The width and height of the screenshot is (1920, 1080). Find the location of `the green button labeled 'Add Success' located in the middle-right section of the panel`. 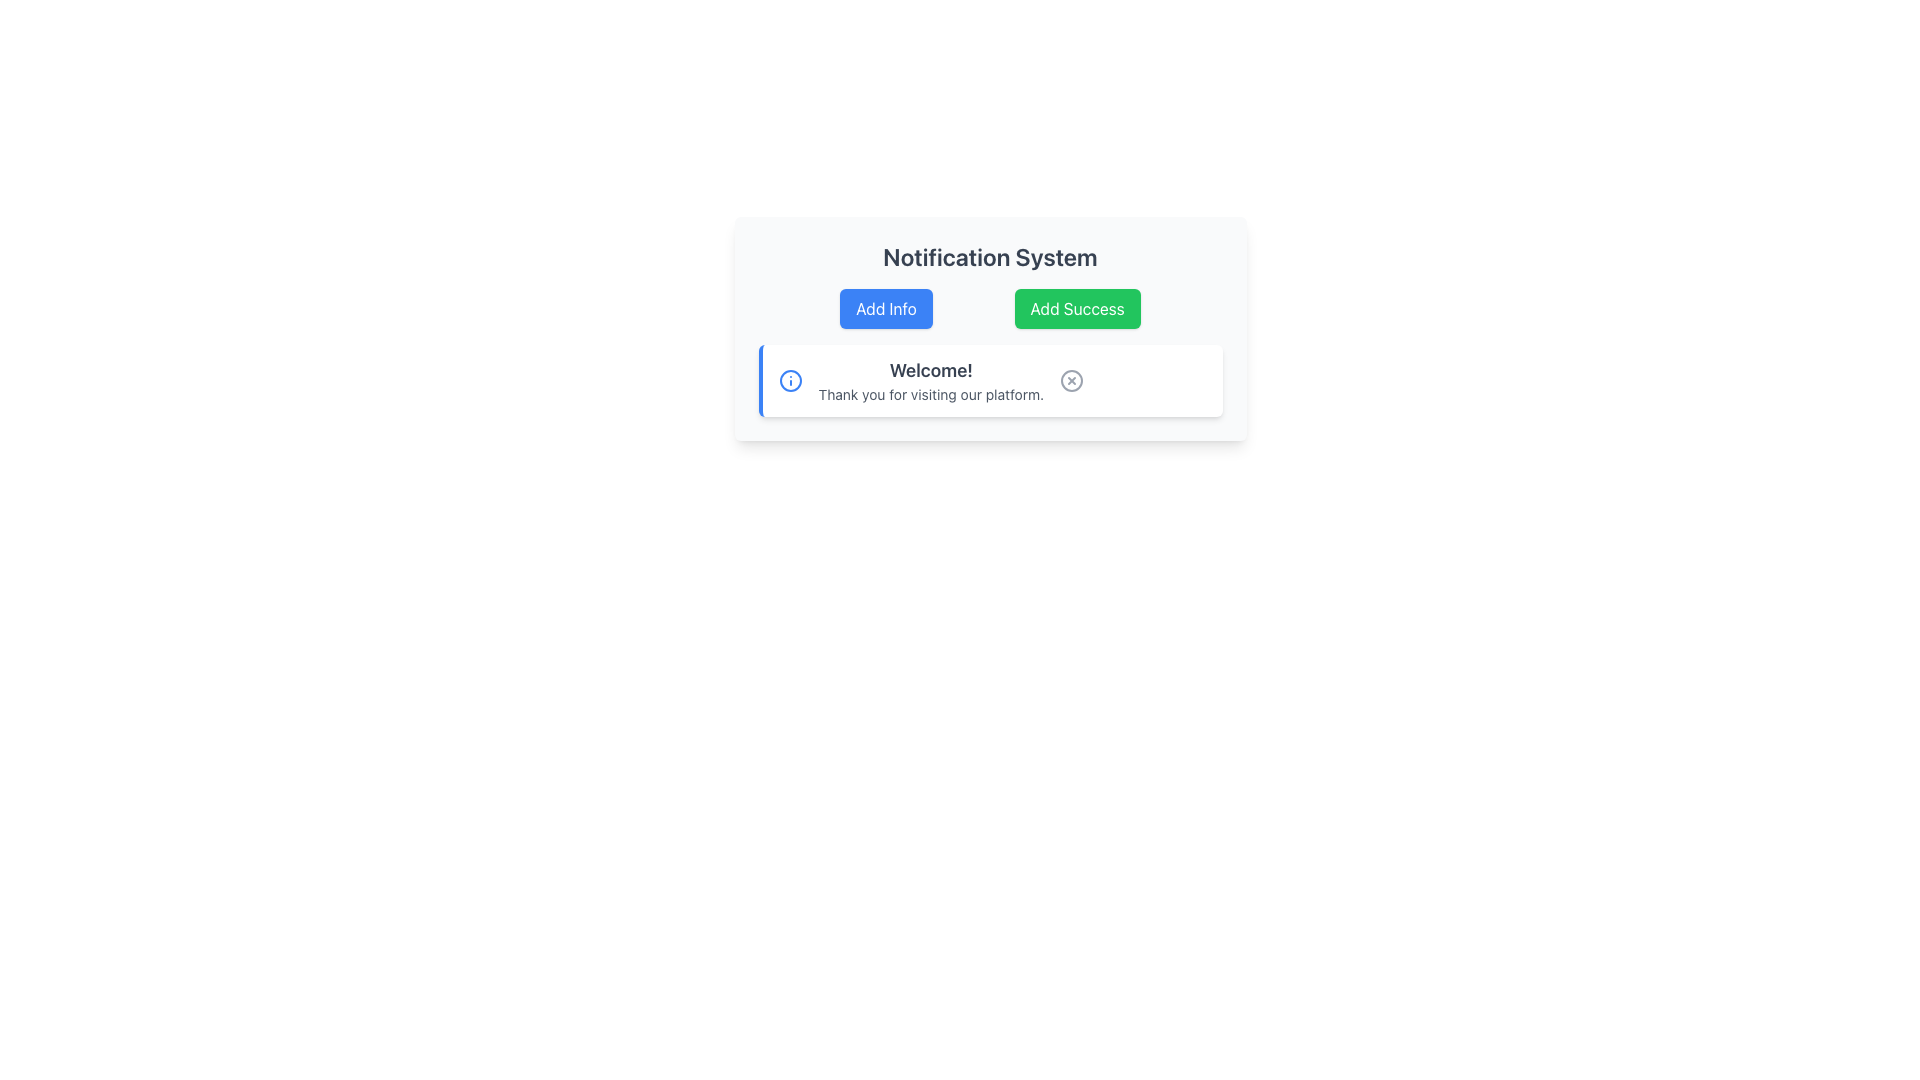

the green button labeled 'Add Success' located in the middle-right section of the panel is located at coordinates (1076, 308).